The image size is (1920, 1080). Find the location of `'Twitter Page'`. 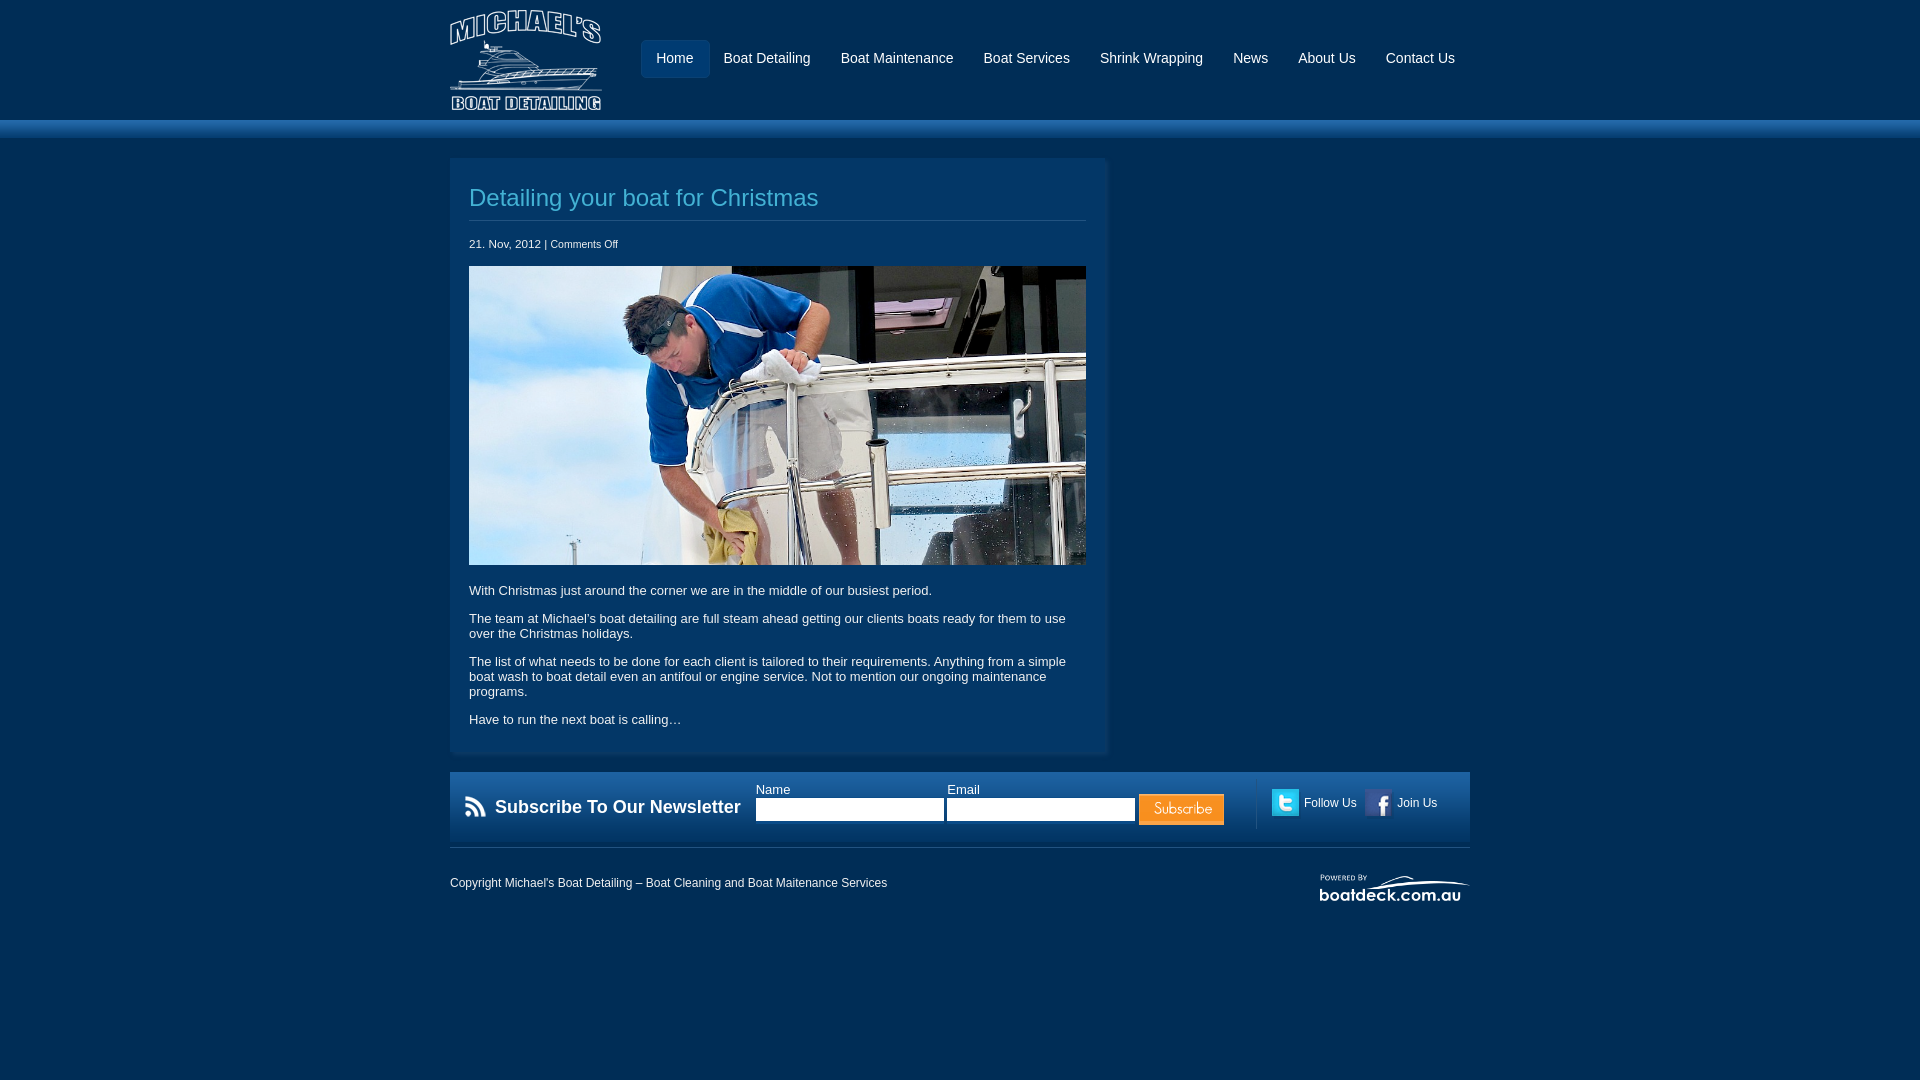

'Twitter Page' is located at coordinates (1286, 802).